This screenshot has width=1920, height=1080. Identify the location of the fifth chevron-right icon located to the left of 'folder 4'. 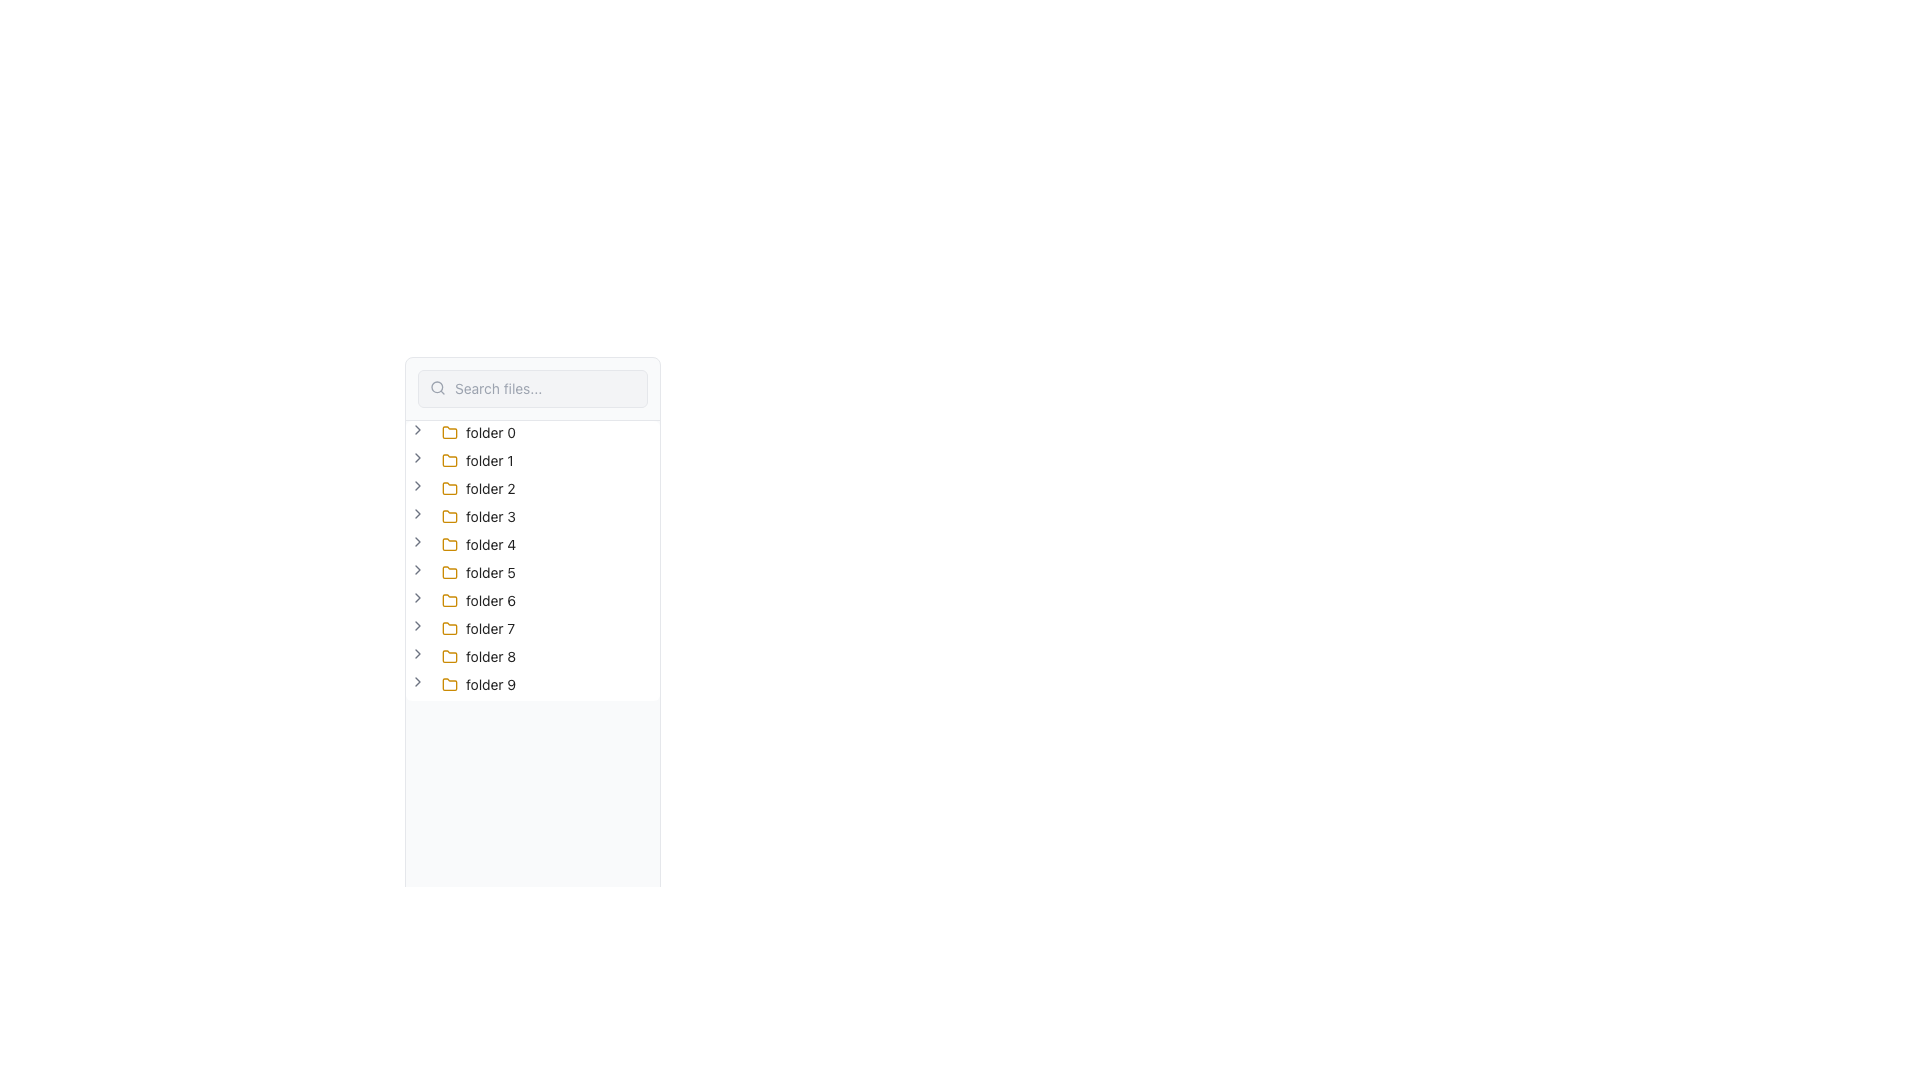
(416, 542).